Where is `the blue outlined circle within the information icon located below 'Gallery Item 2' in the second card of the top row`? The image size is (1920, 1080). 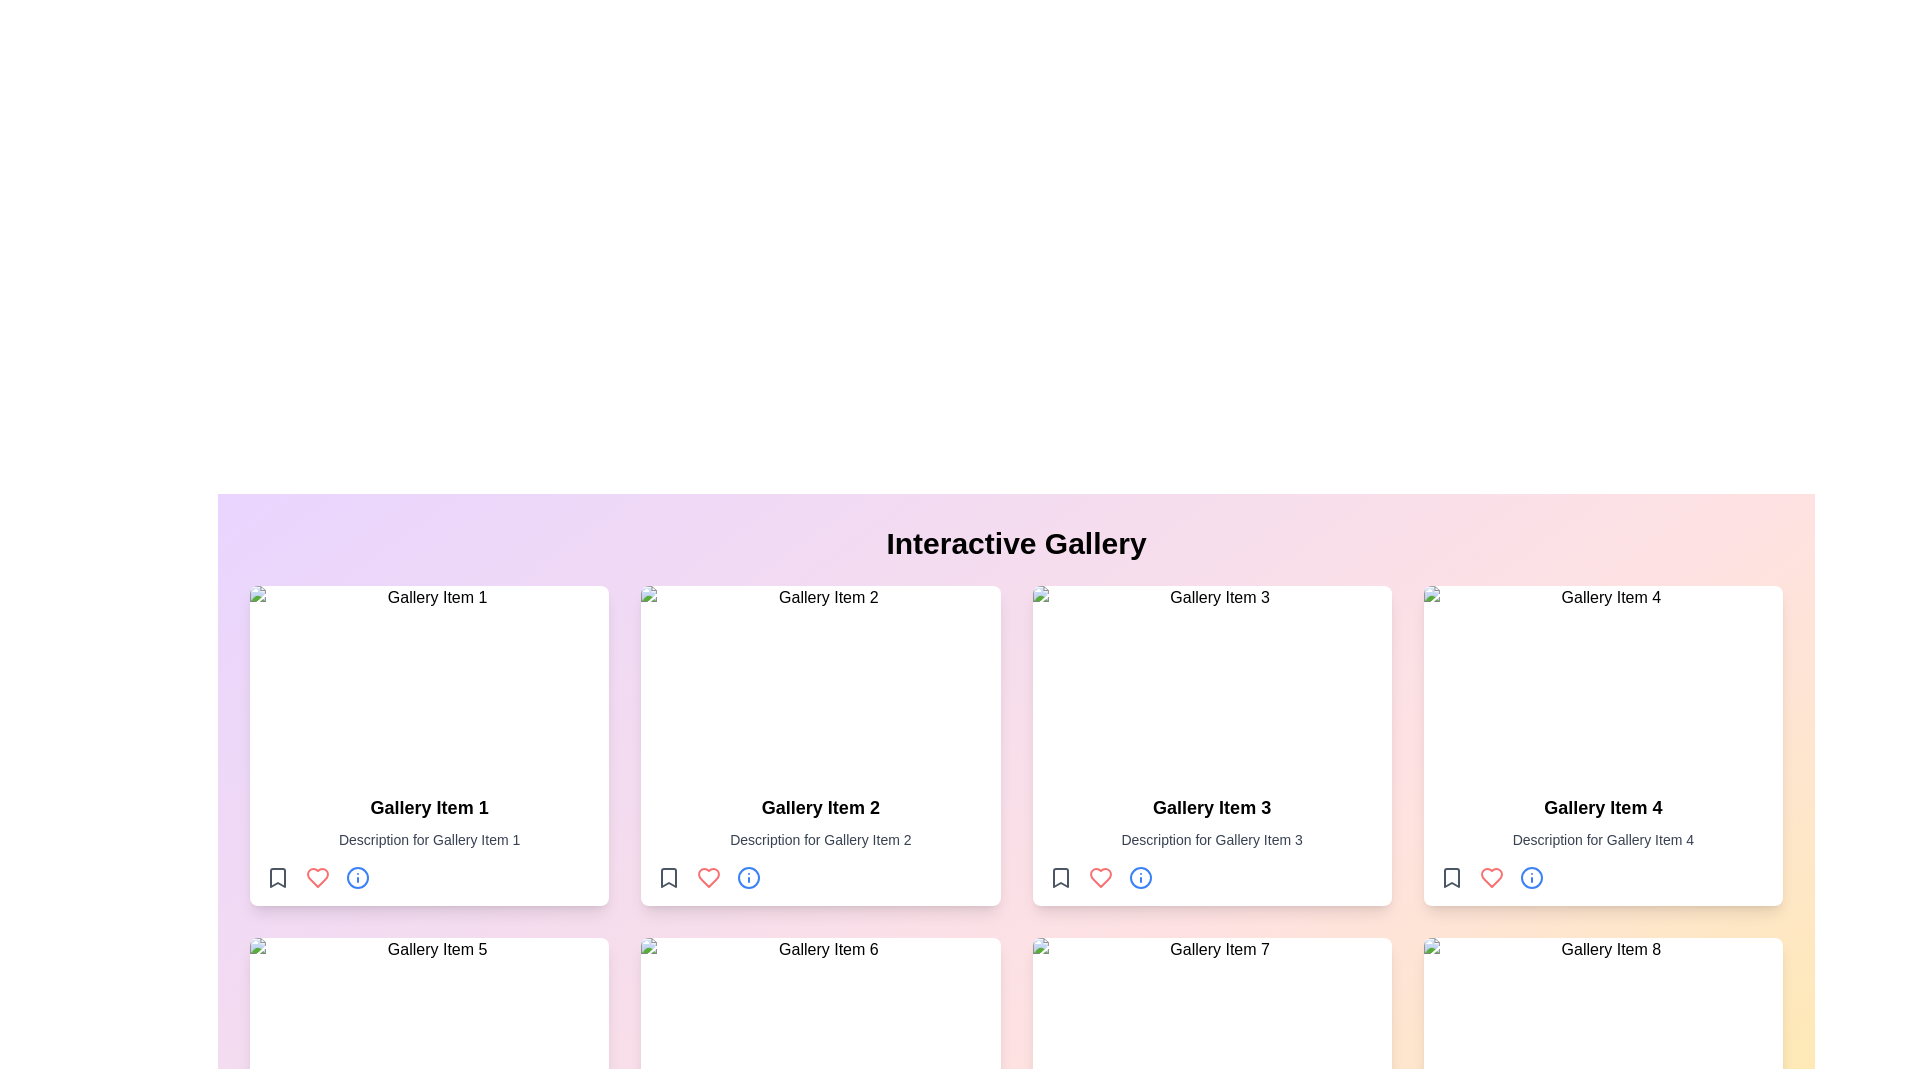
the blue outlined circle within the information icon located below 'Gallery Item 2' in the second card of the top row is located at coordinates (748, 877).